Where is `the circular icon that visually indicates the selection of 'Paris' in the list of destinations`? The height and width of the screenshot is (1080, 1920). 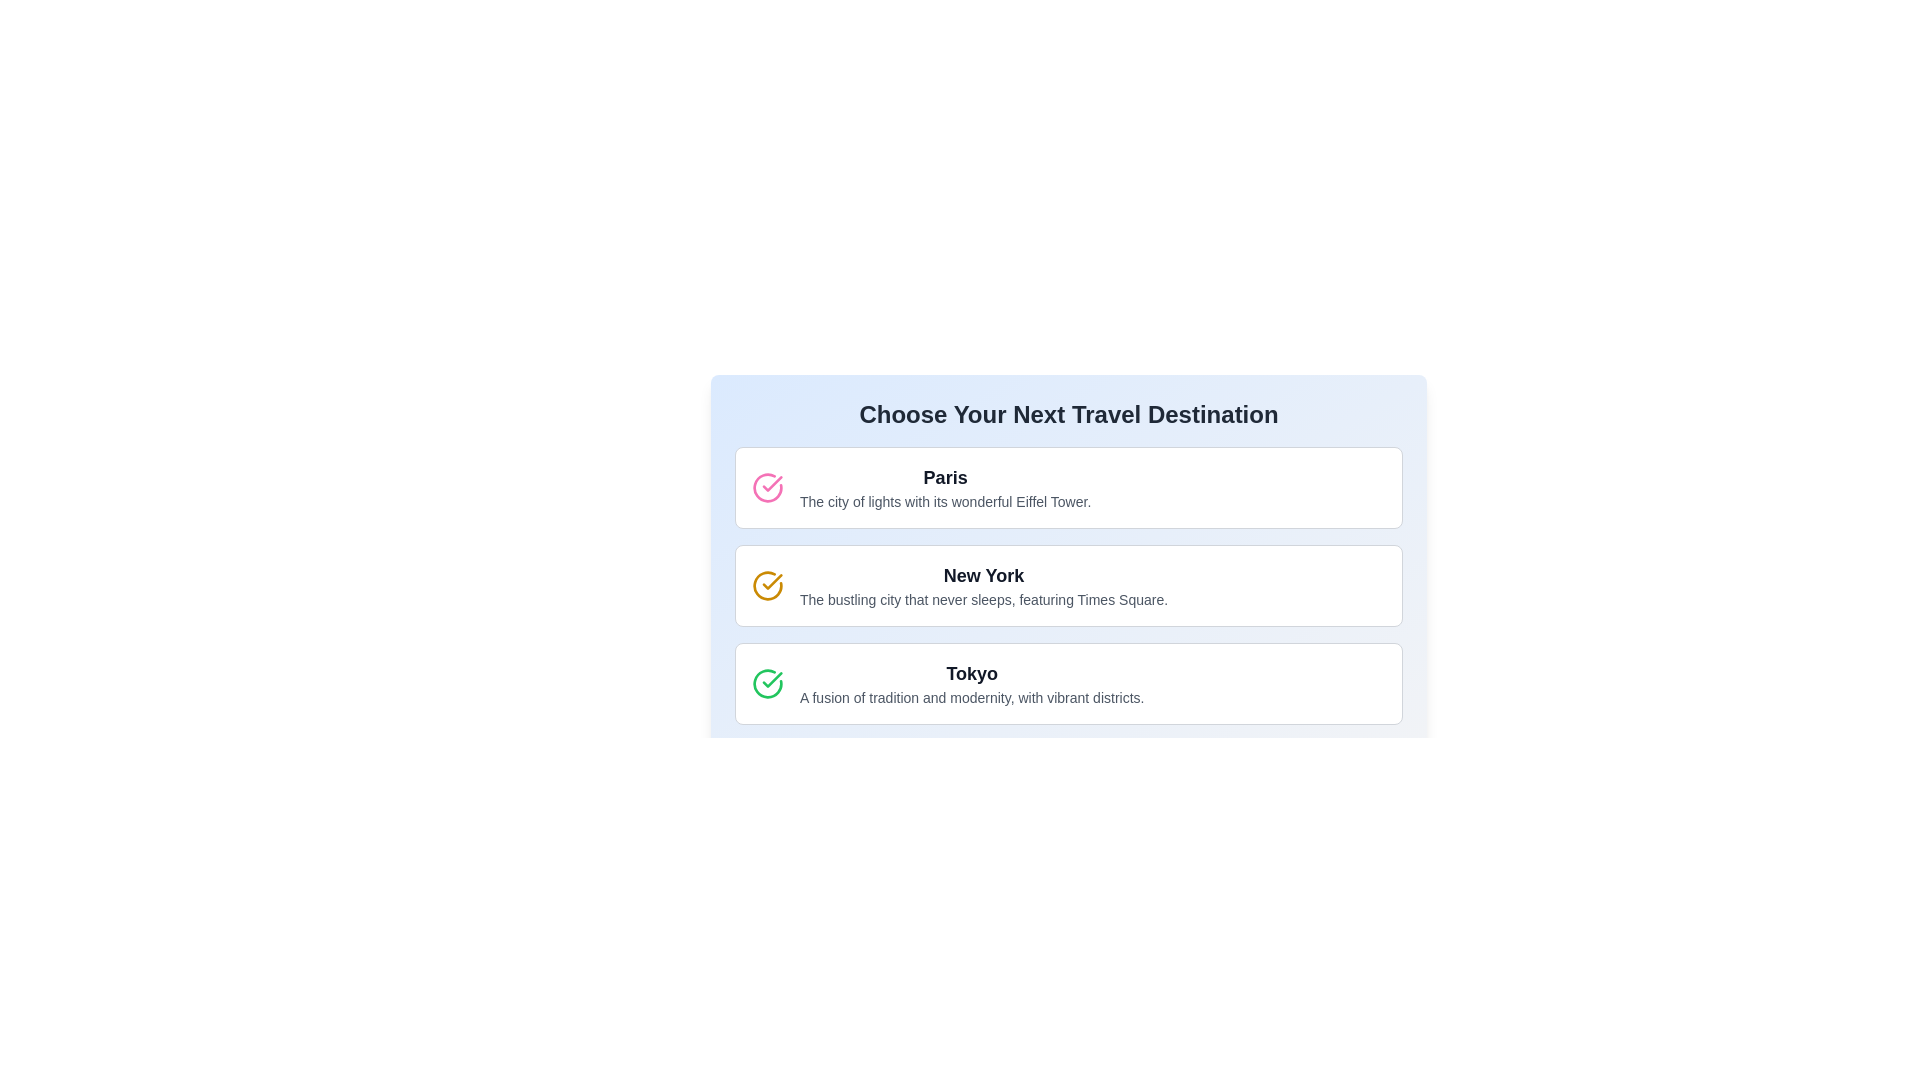 the circular icon that visually indicates the selection of 'Paris' in the list of destinations is located at coordinates (771, 678).